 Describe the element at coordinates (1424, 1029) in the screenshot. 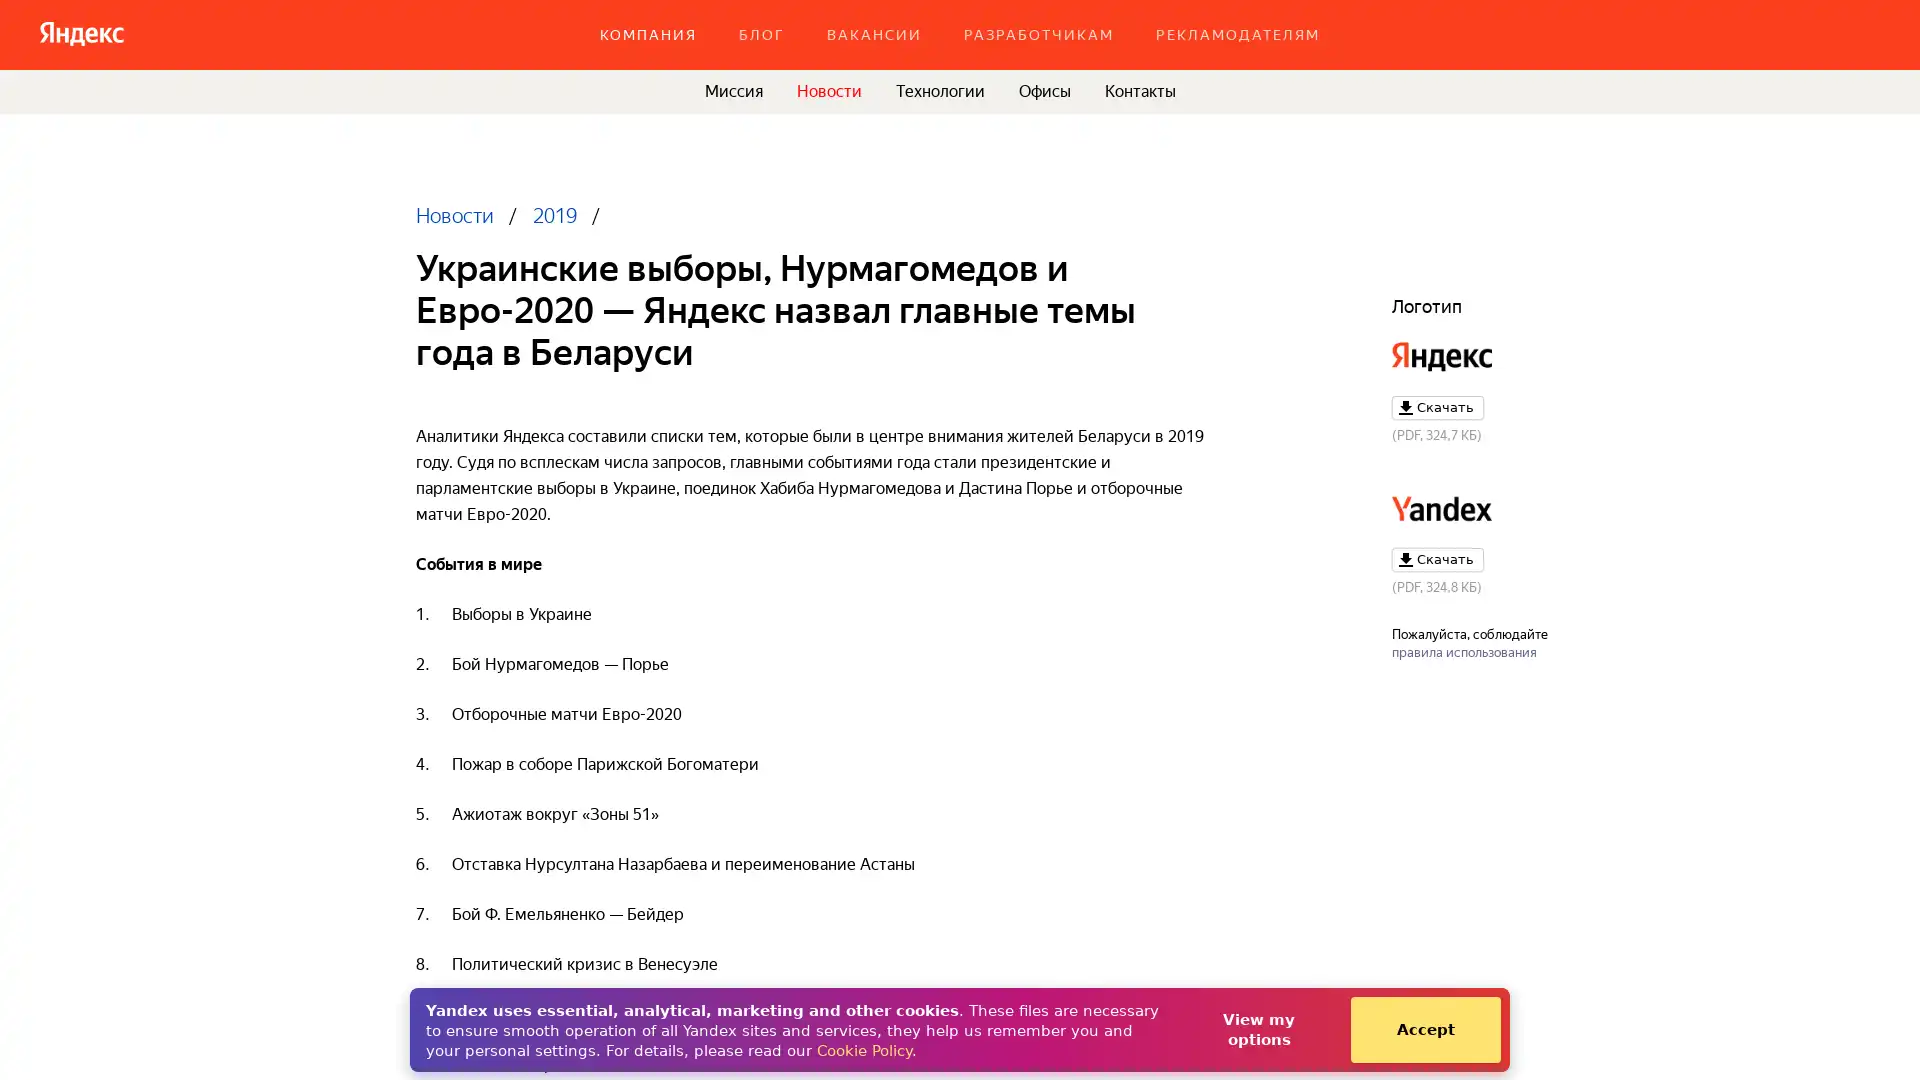

I see `Accept` at that location.